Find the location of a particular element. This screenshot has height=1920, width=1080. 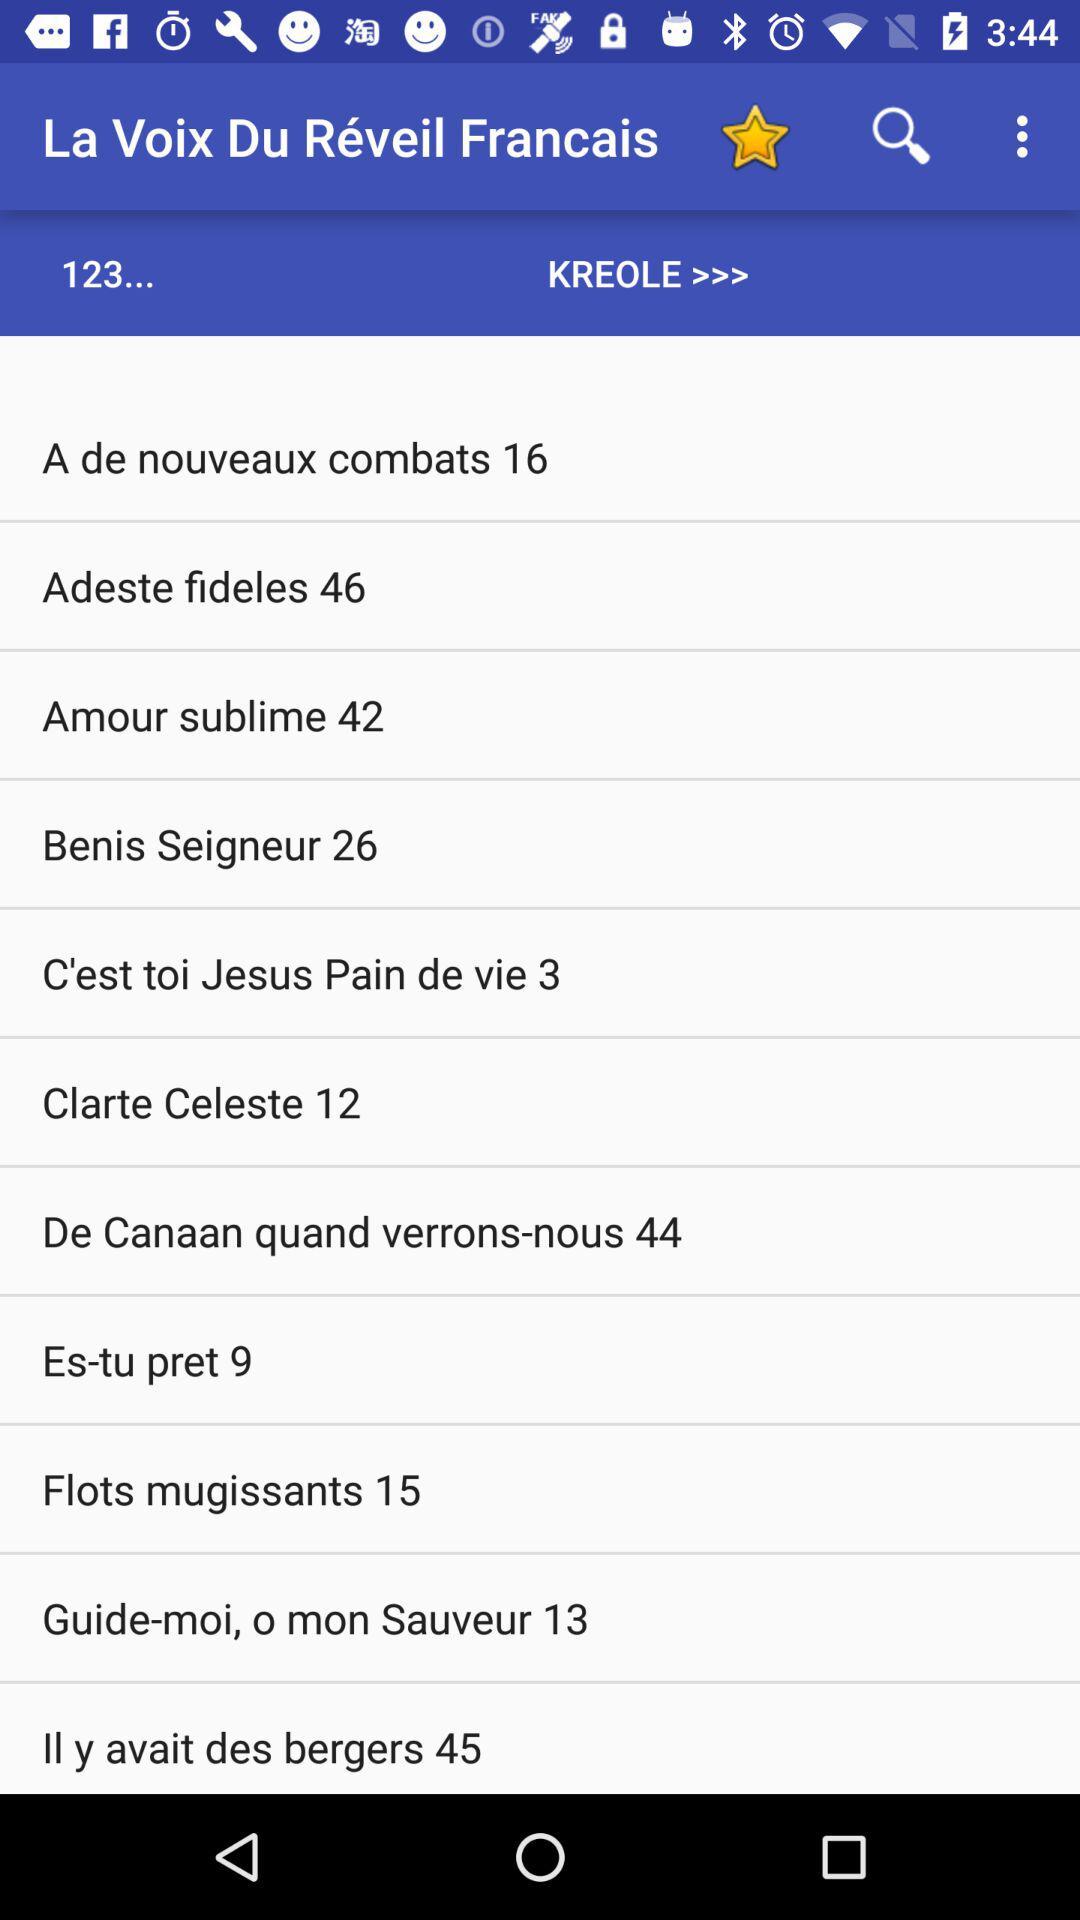

the item above clarte celeste 12 is located at coordinates (540, 972).